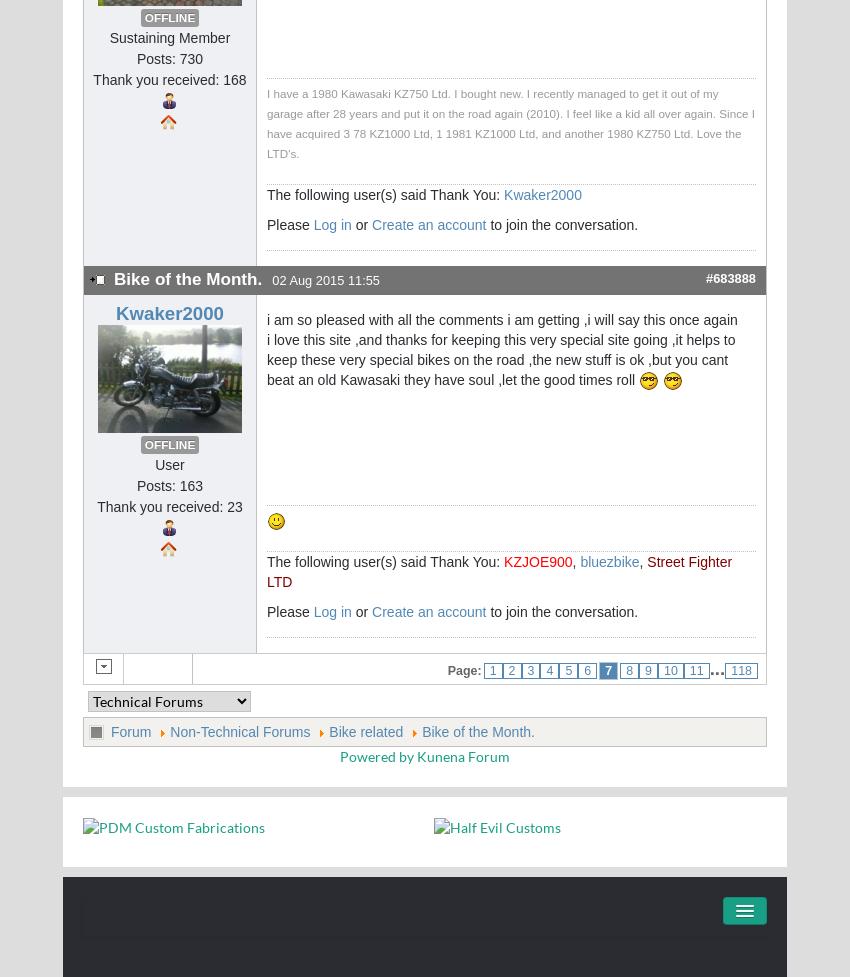 Image resolution: width=850 pixels, height=977 pixels. Describe the element at coordinates (628, 671) in the screenshot. I see `'8'` at that location.